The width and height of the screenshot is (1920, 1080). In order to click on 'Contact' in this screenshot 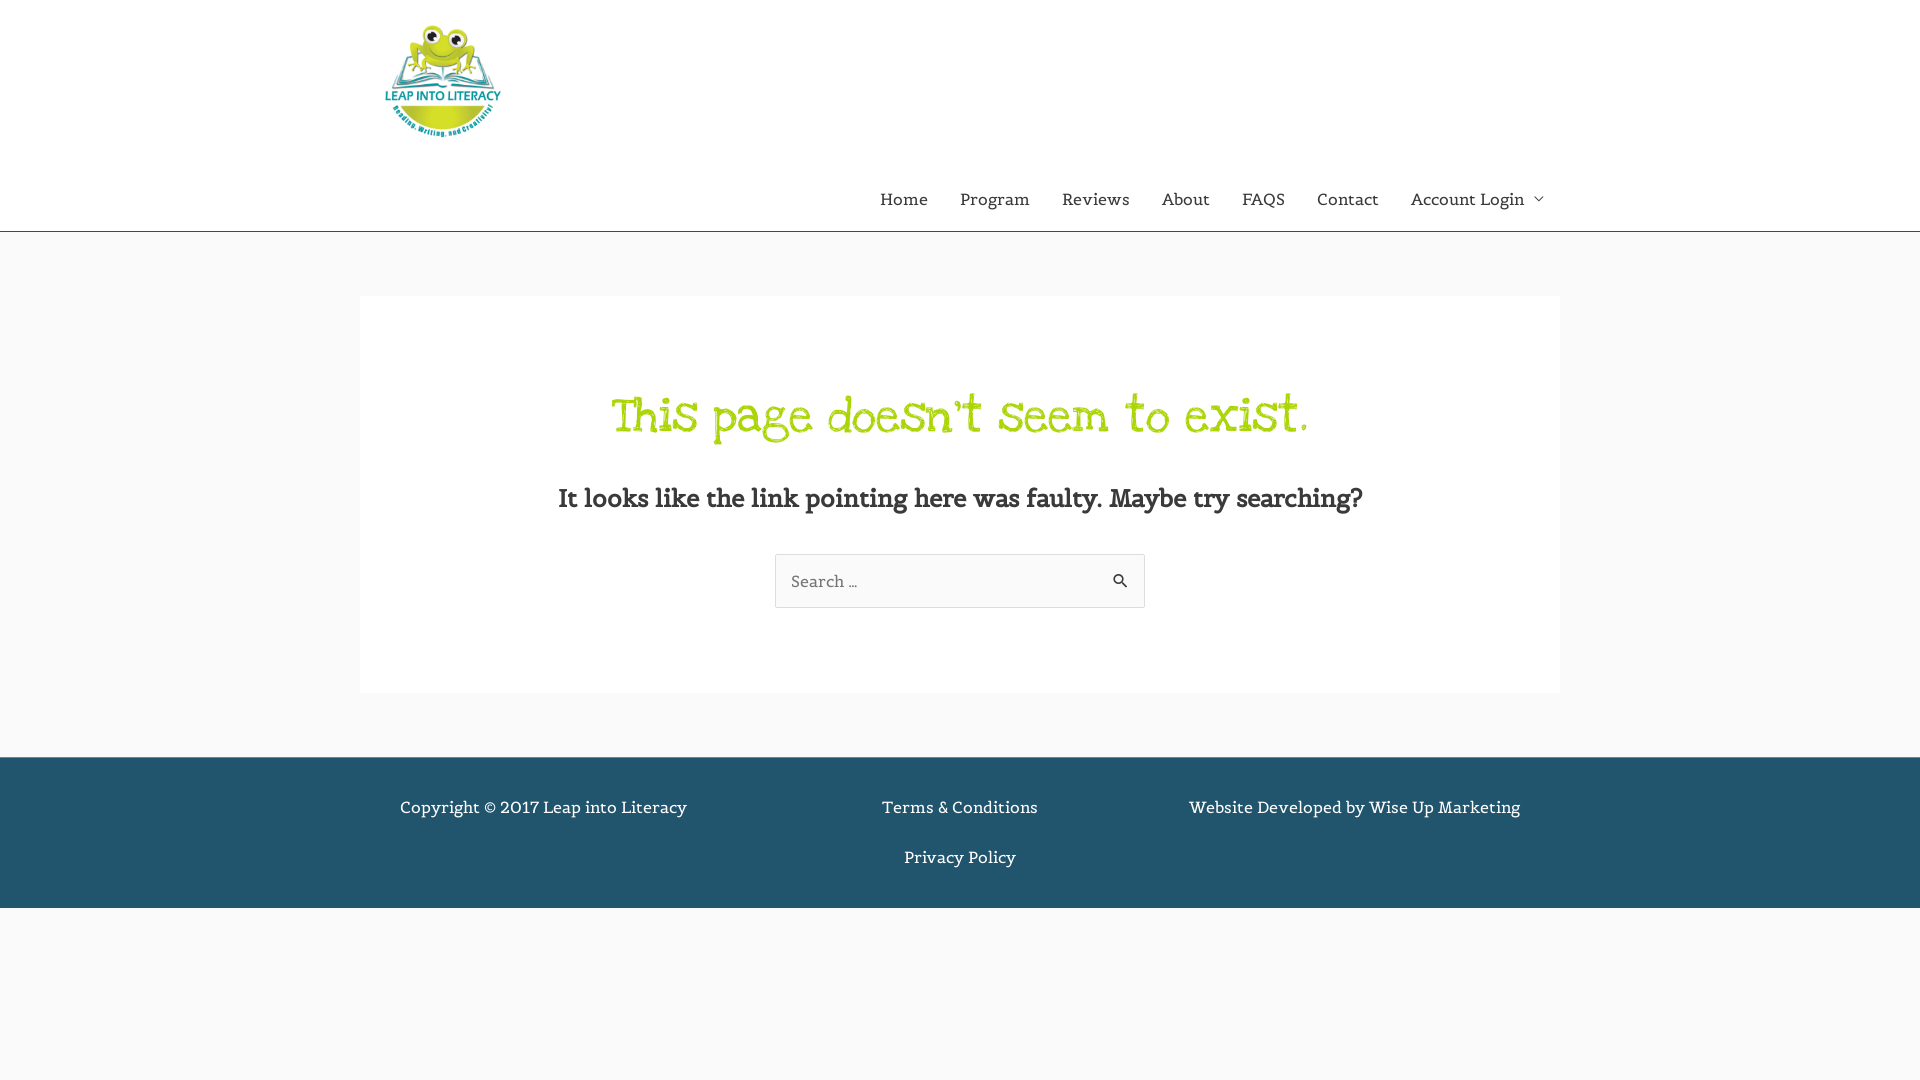, I will do `click(1348, 199)`.